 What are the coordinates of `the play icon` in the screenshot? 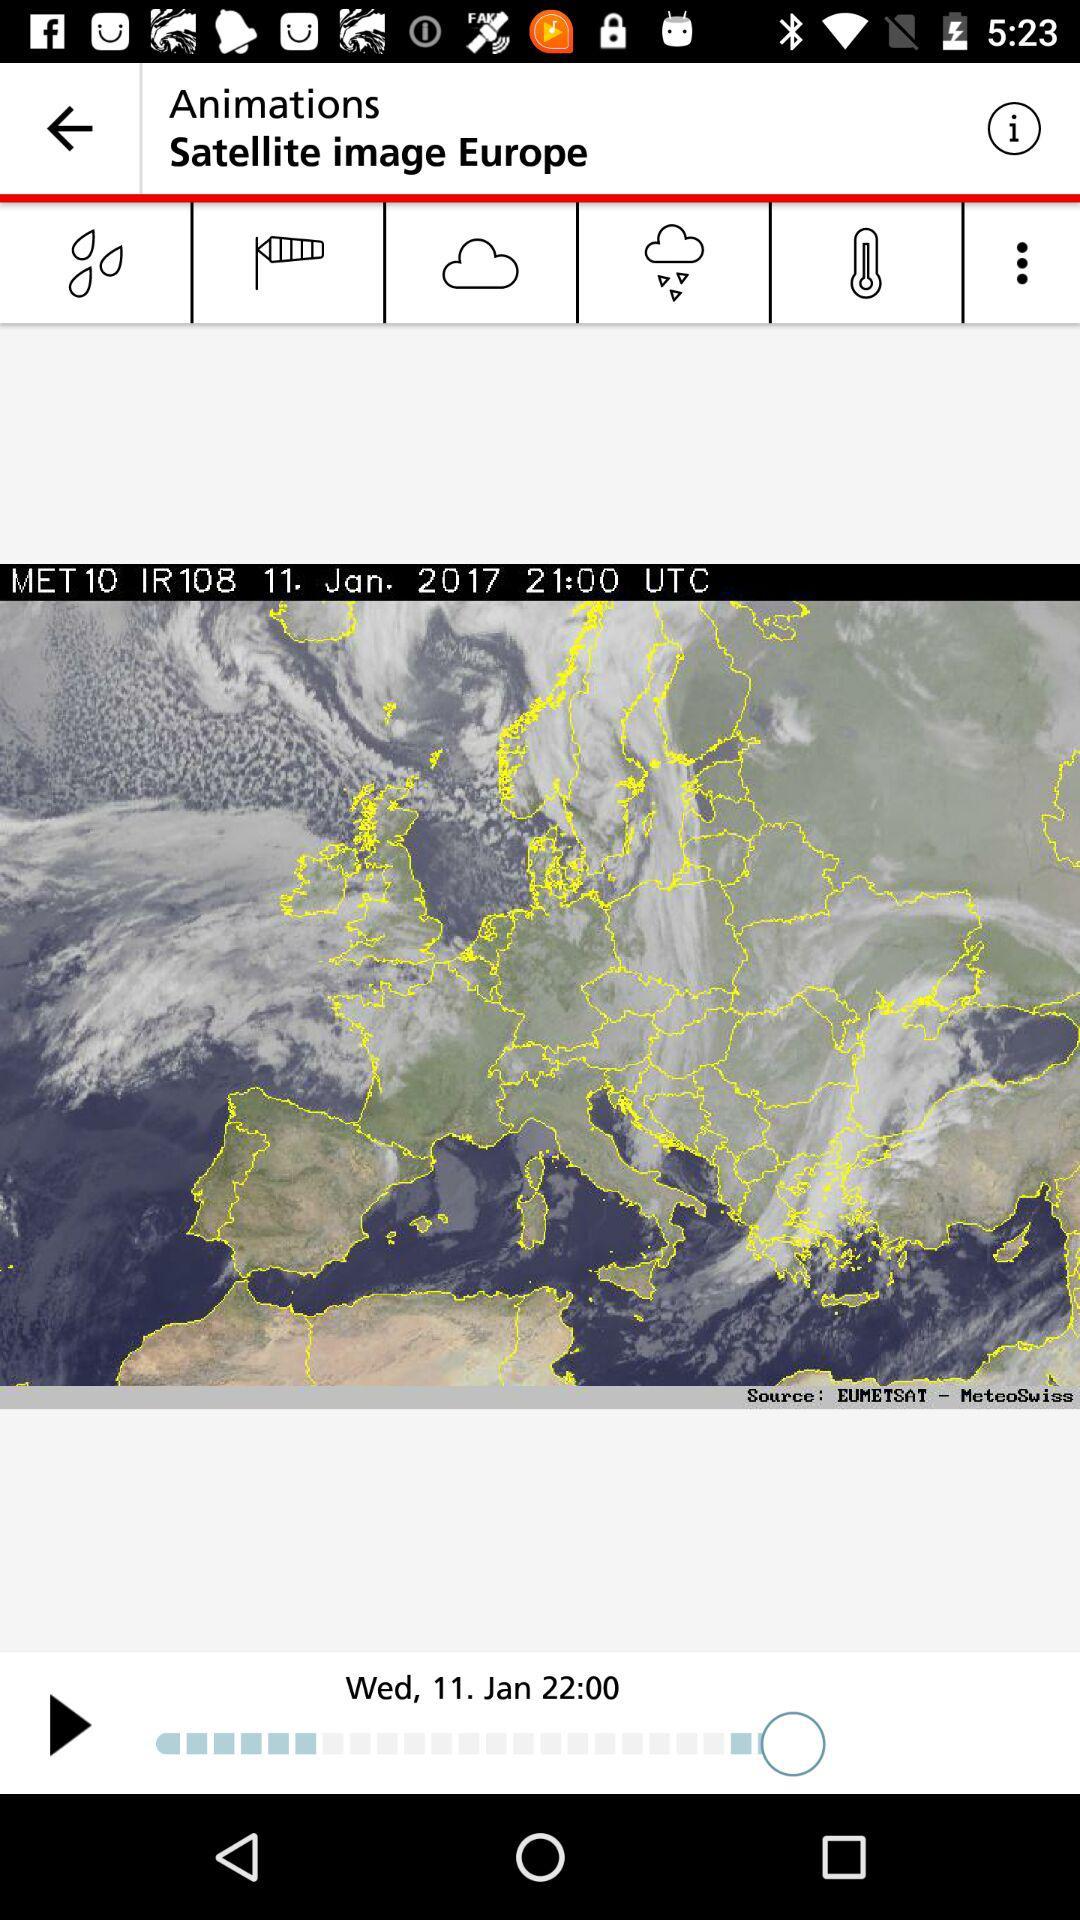 It's located at (69, 1723).